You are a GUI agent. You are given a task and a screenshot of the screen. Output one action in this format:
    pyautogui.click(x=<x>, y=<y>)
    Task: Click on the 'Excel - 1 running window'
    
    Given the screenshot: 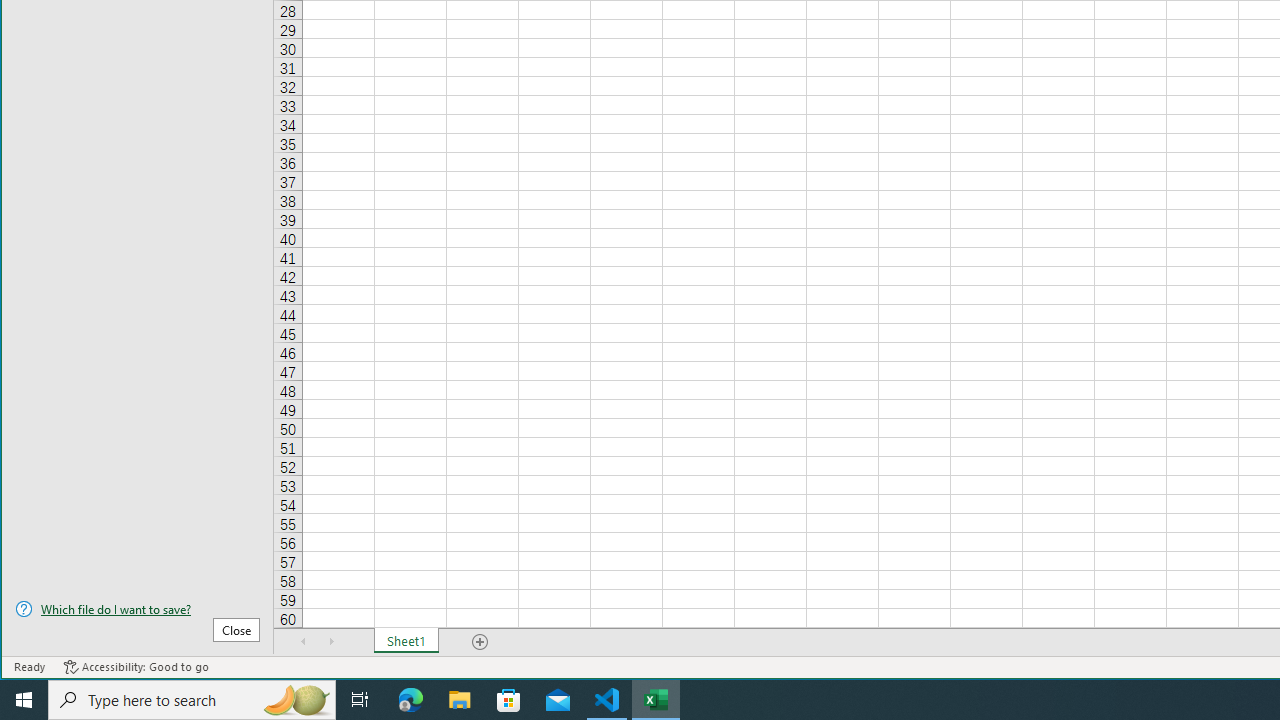 What is the action you would take?
    pyautogui.click(x=656, y=698)
    